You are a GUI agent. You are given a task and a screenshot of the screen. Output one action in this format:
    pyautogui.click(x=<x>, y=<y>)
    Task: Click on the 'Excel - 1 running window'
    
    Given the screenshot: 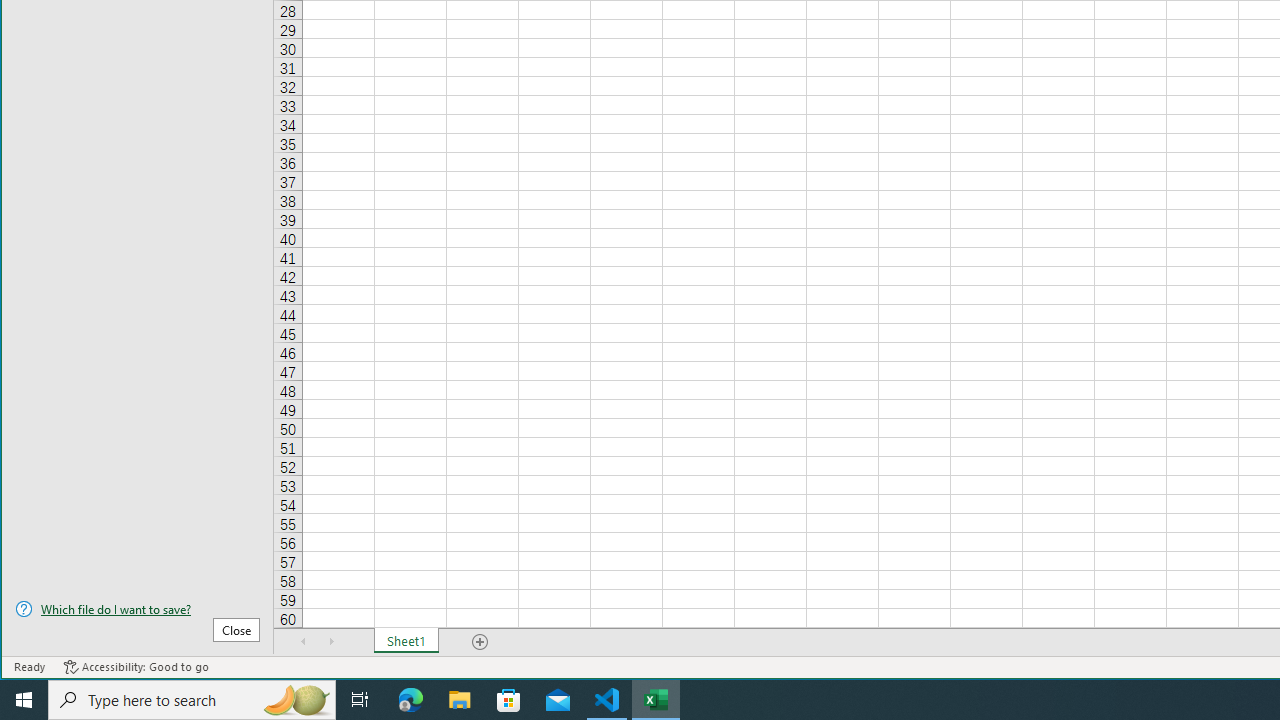 What is the action you would take?
    pyautogui.click(x=656, y=698)
    